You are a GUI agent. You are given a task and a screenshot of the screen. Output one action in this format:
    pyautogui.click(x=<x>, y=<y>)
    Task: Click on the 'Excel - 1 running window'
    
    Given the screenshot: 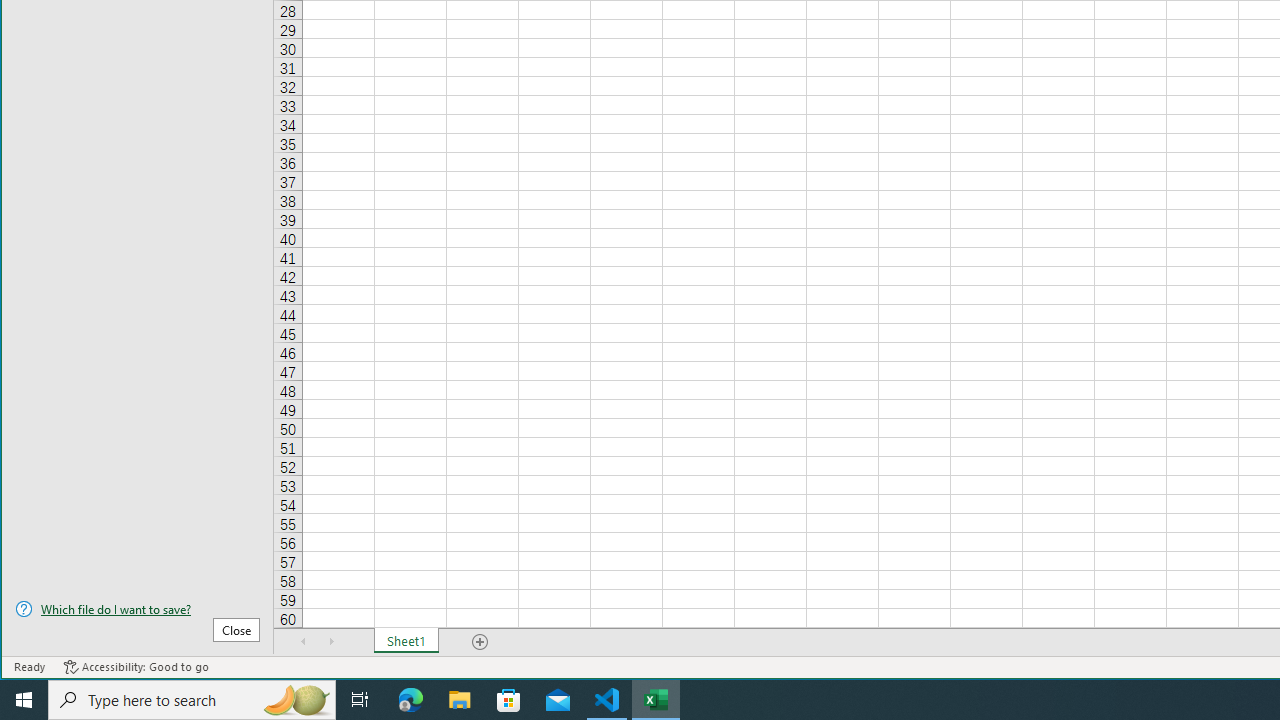 What is the action you would take?
    pyautogui.click(x=656, y=698)
    